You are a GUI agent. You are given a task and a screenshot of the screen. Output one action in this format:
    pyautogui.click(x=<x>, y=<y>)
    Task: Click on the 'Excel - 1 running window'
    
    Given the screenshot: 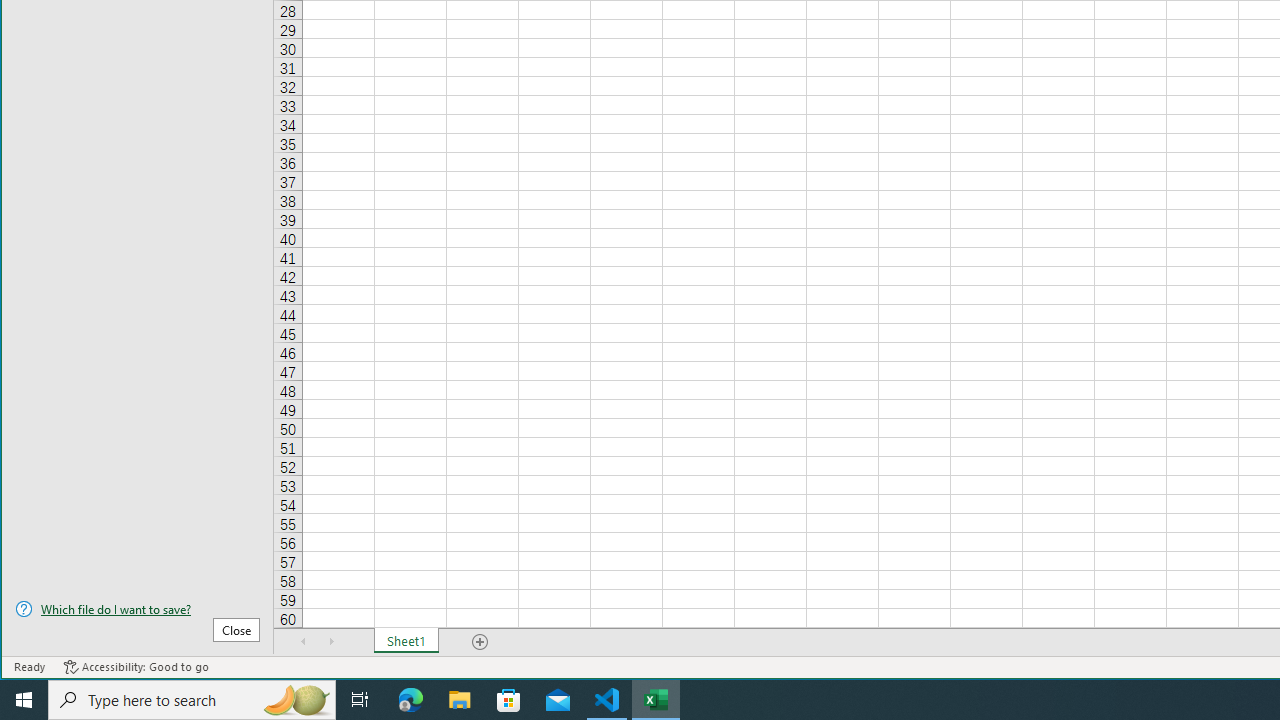 What is the action you would take?
    pyautogui.click(x=656, y=698)
    